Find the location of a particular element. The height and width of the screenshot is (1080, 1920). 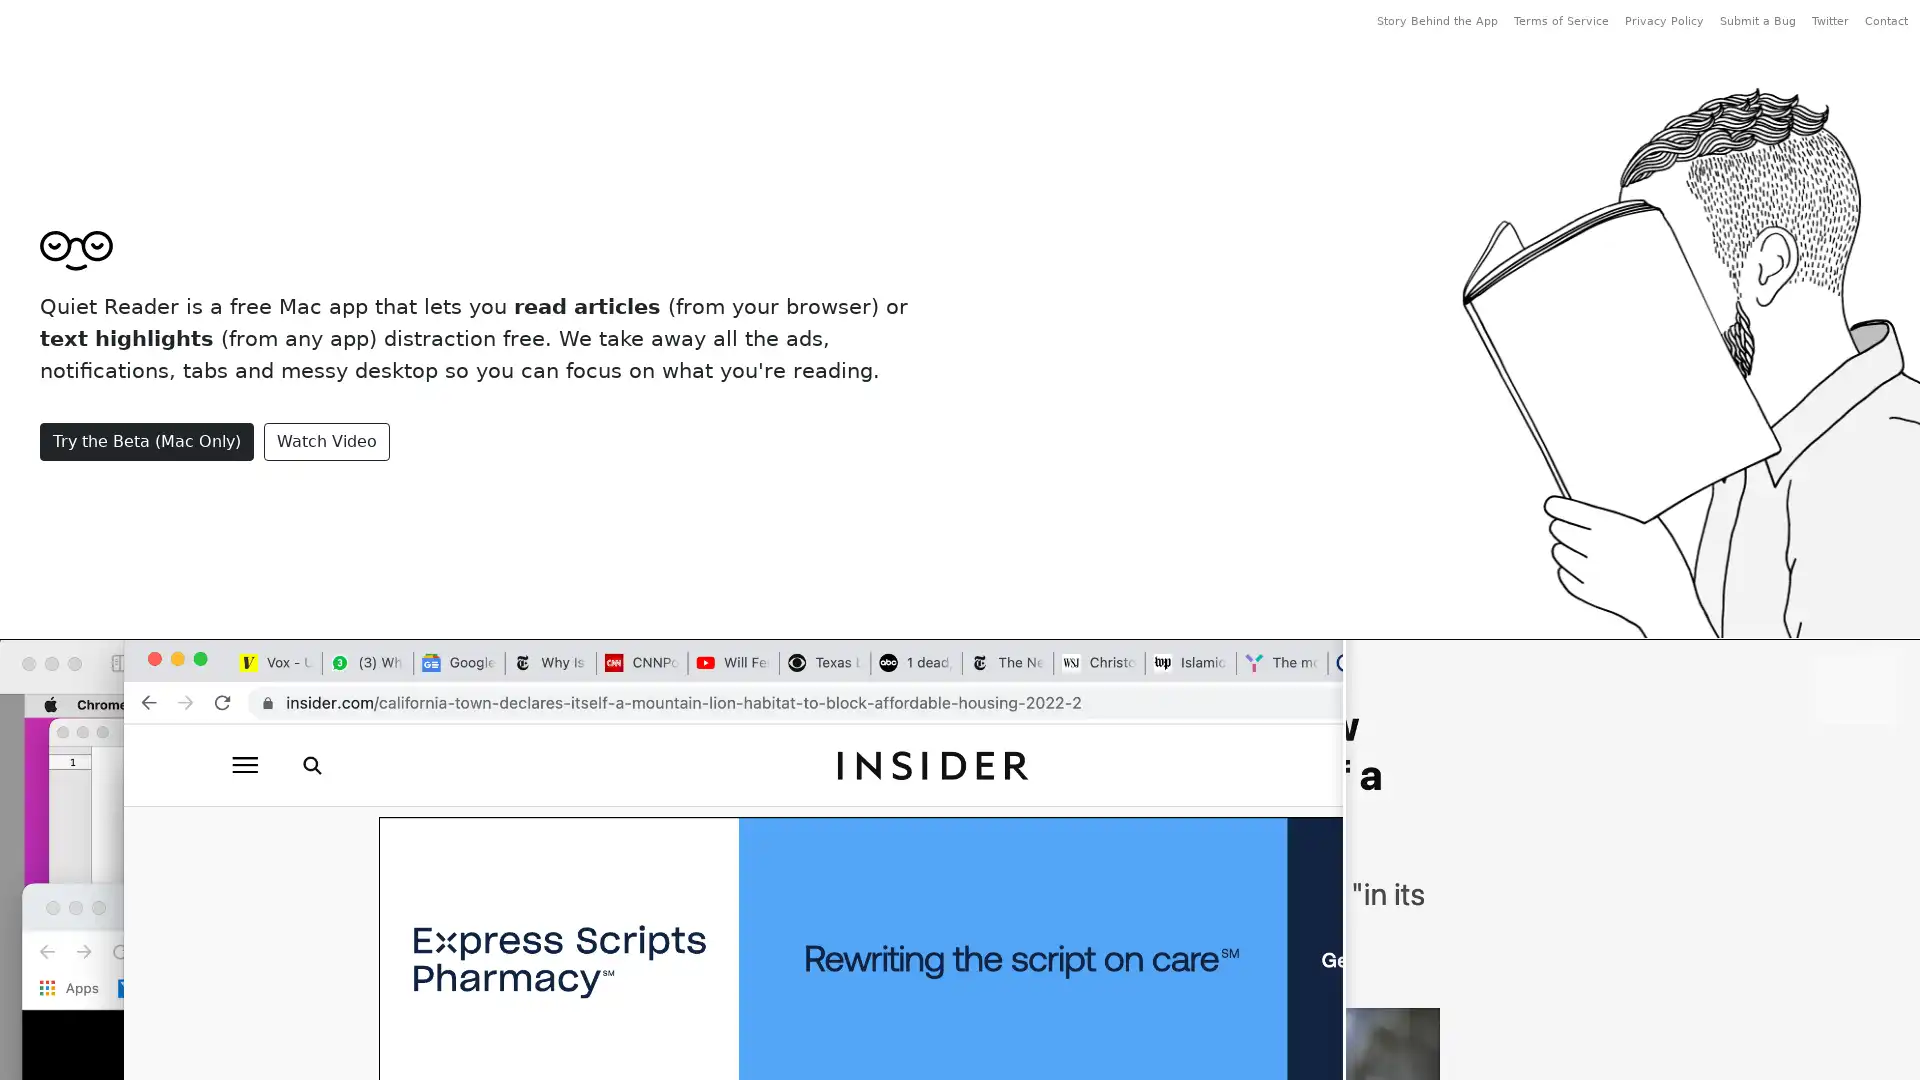

Watch Video is located at coordinates (326, 439).